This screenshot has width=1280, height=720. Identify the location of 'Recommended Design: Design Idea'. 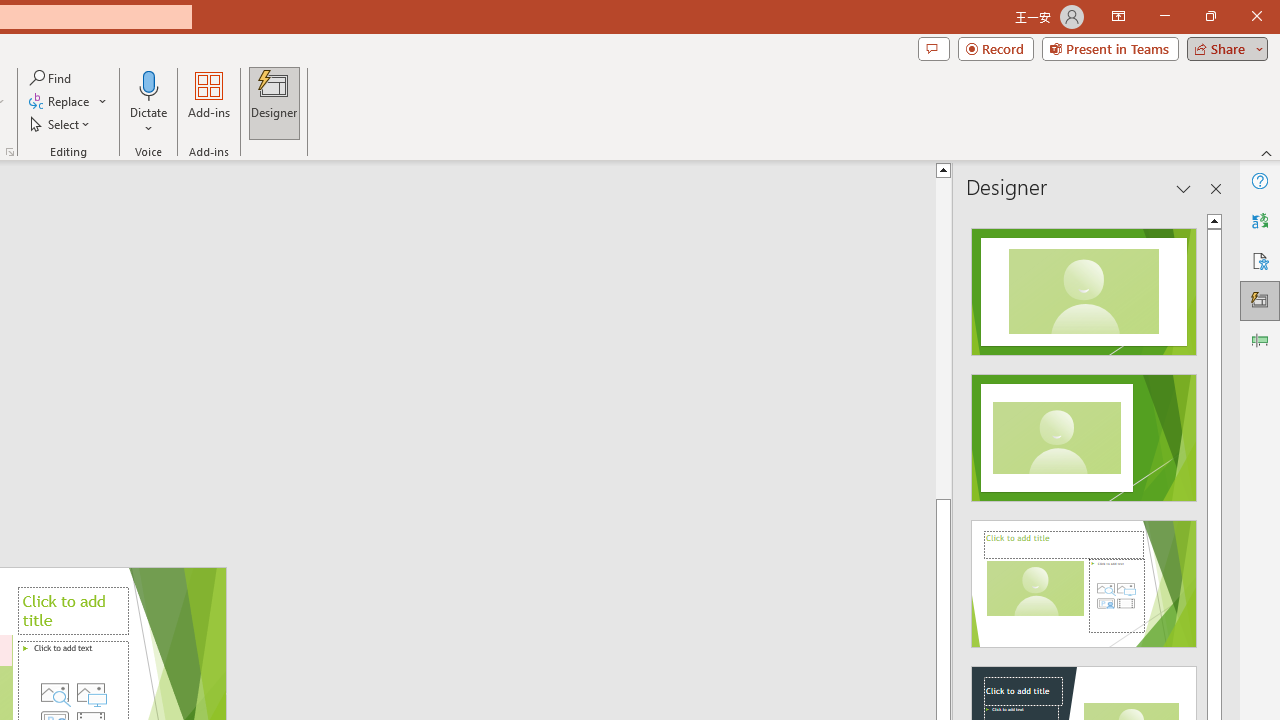
(1083, 286).